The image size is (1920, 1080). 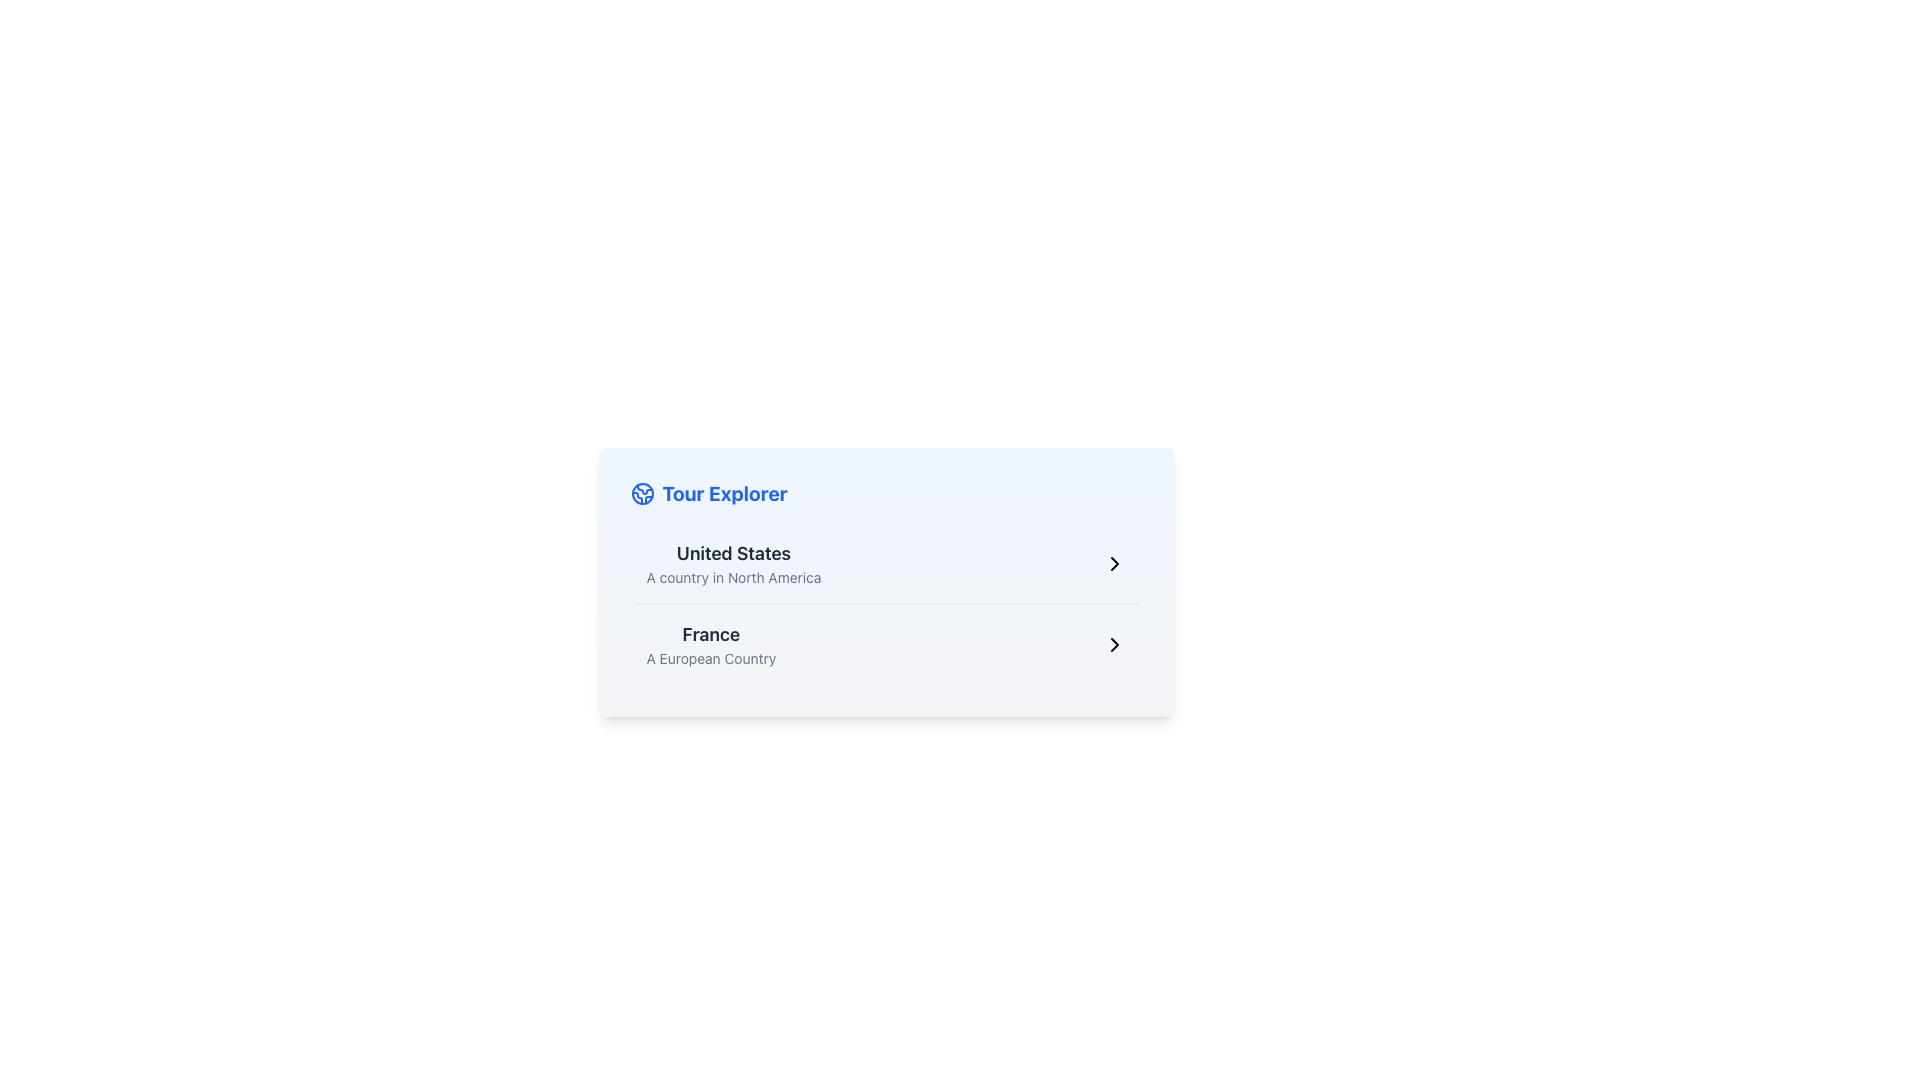 What do you see at coordinates (1113, 563) in the screenshot?
I see `the Chevron icon at the right end of the navigation item labeled 'France'` at bounding box center [1113, 563].